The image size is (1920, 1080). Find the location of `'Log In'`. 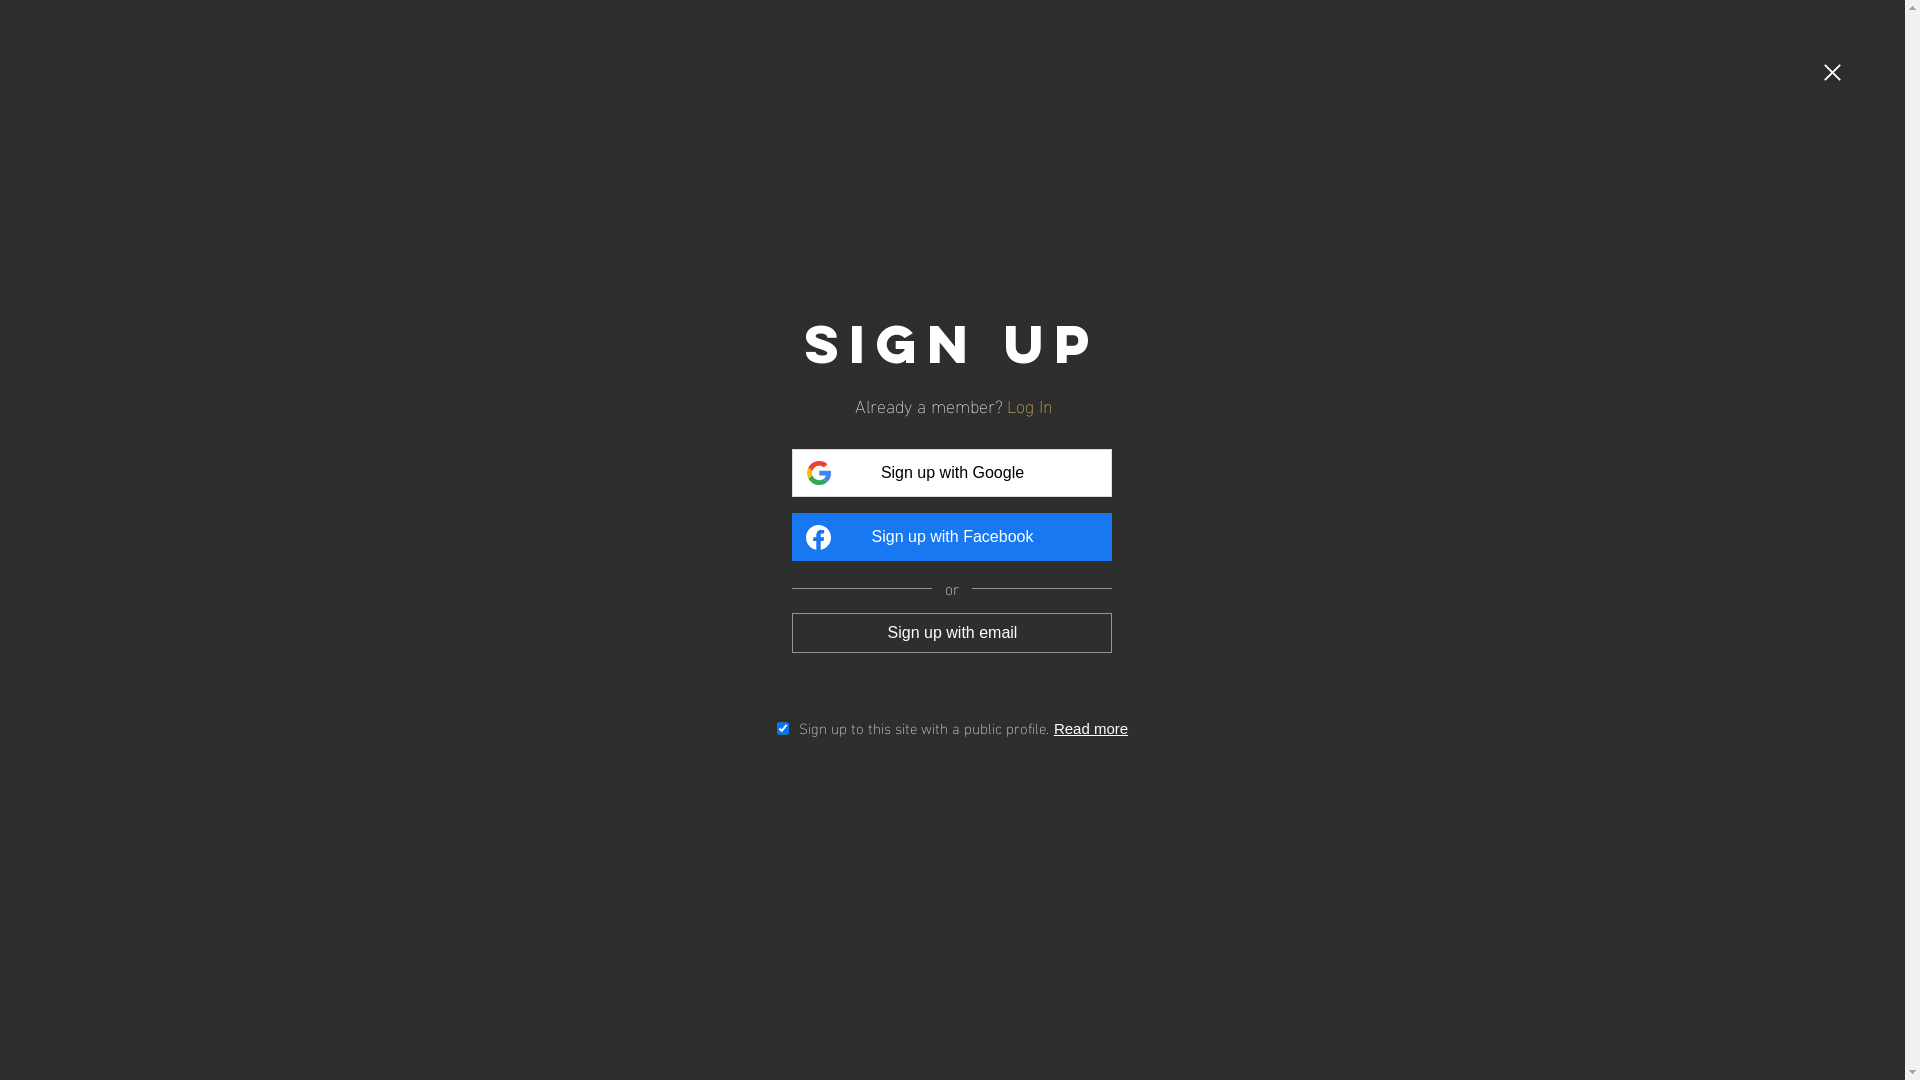

'Log In' is located at coordinates (1035, 404).